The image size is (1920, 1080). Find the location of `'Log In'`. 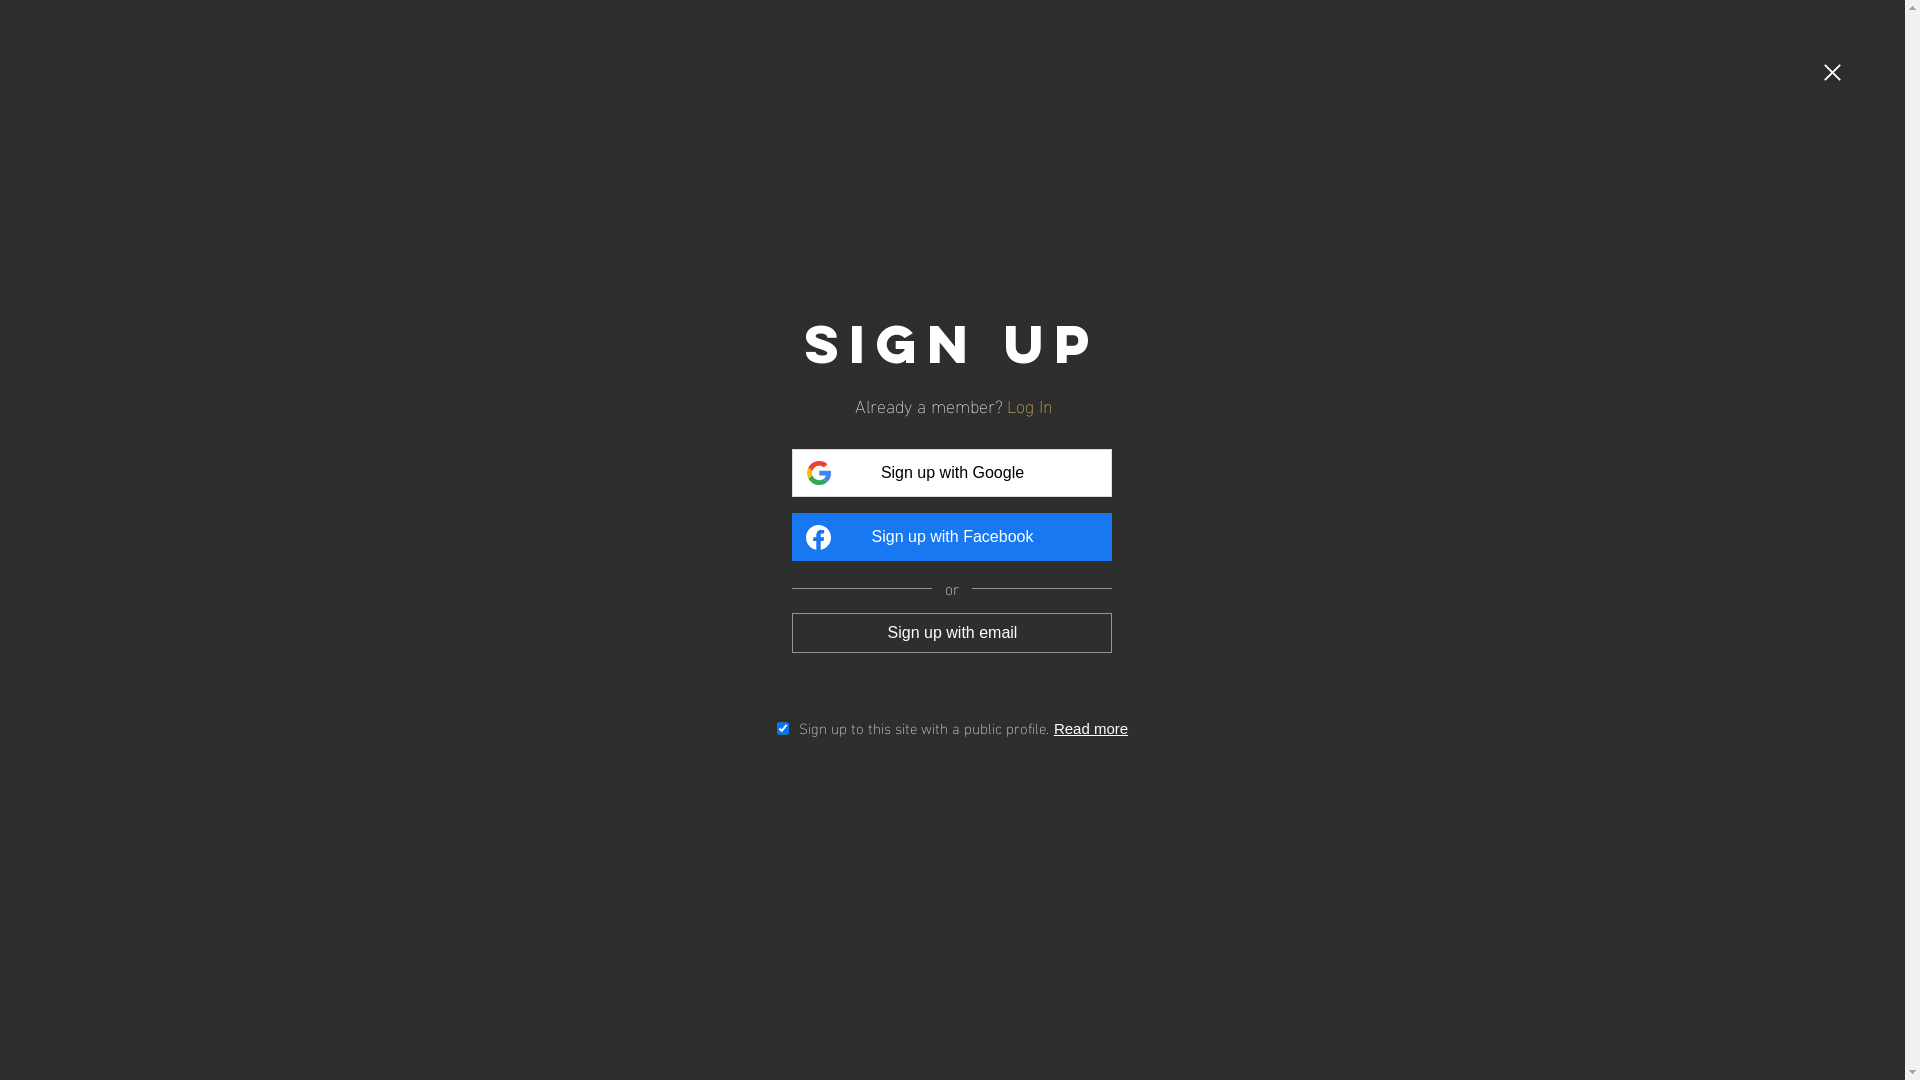

'Log In' is located at coordinates (1035, 404).